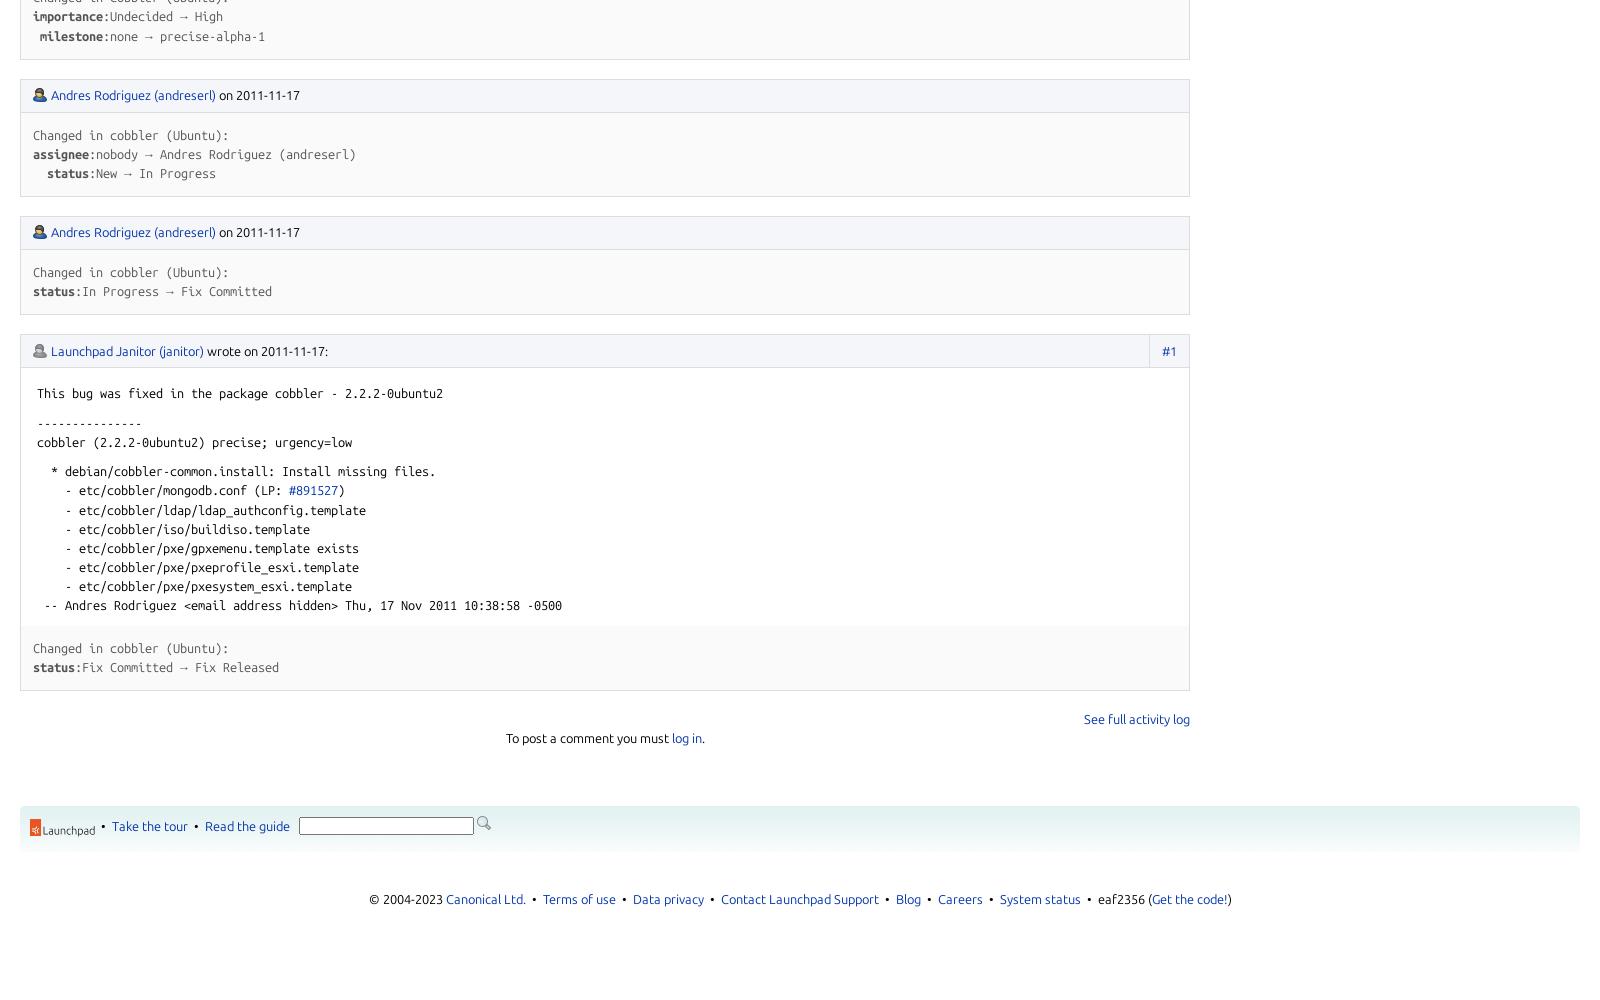  I want to click on 'Get the code!', so click(1188, 899).